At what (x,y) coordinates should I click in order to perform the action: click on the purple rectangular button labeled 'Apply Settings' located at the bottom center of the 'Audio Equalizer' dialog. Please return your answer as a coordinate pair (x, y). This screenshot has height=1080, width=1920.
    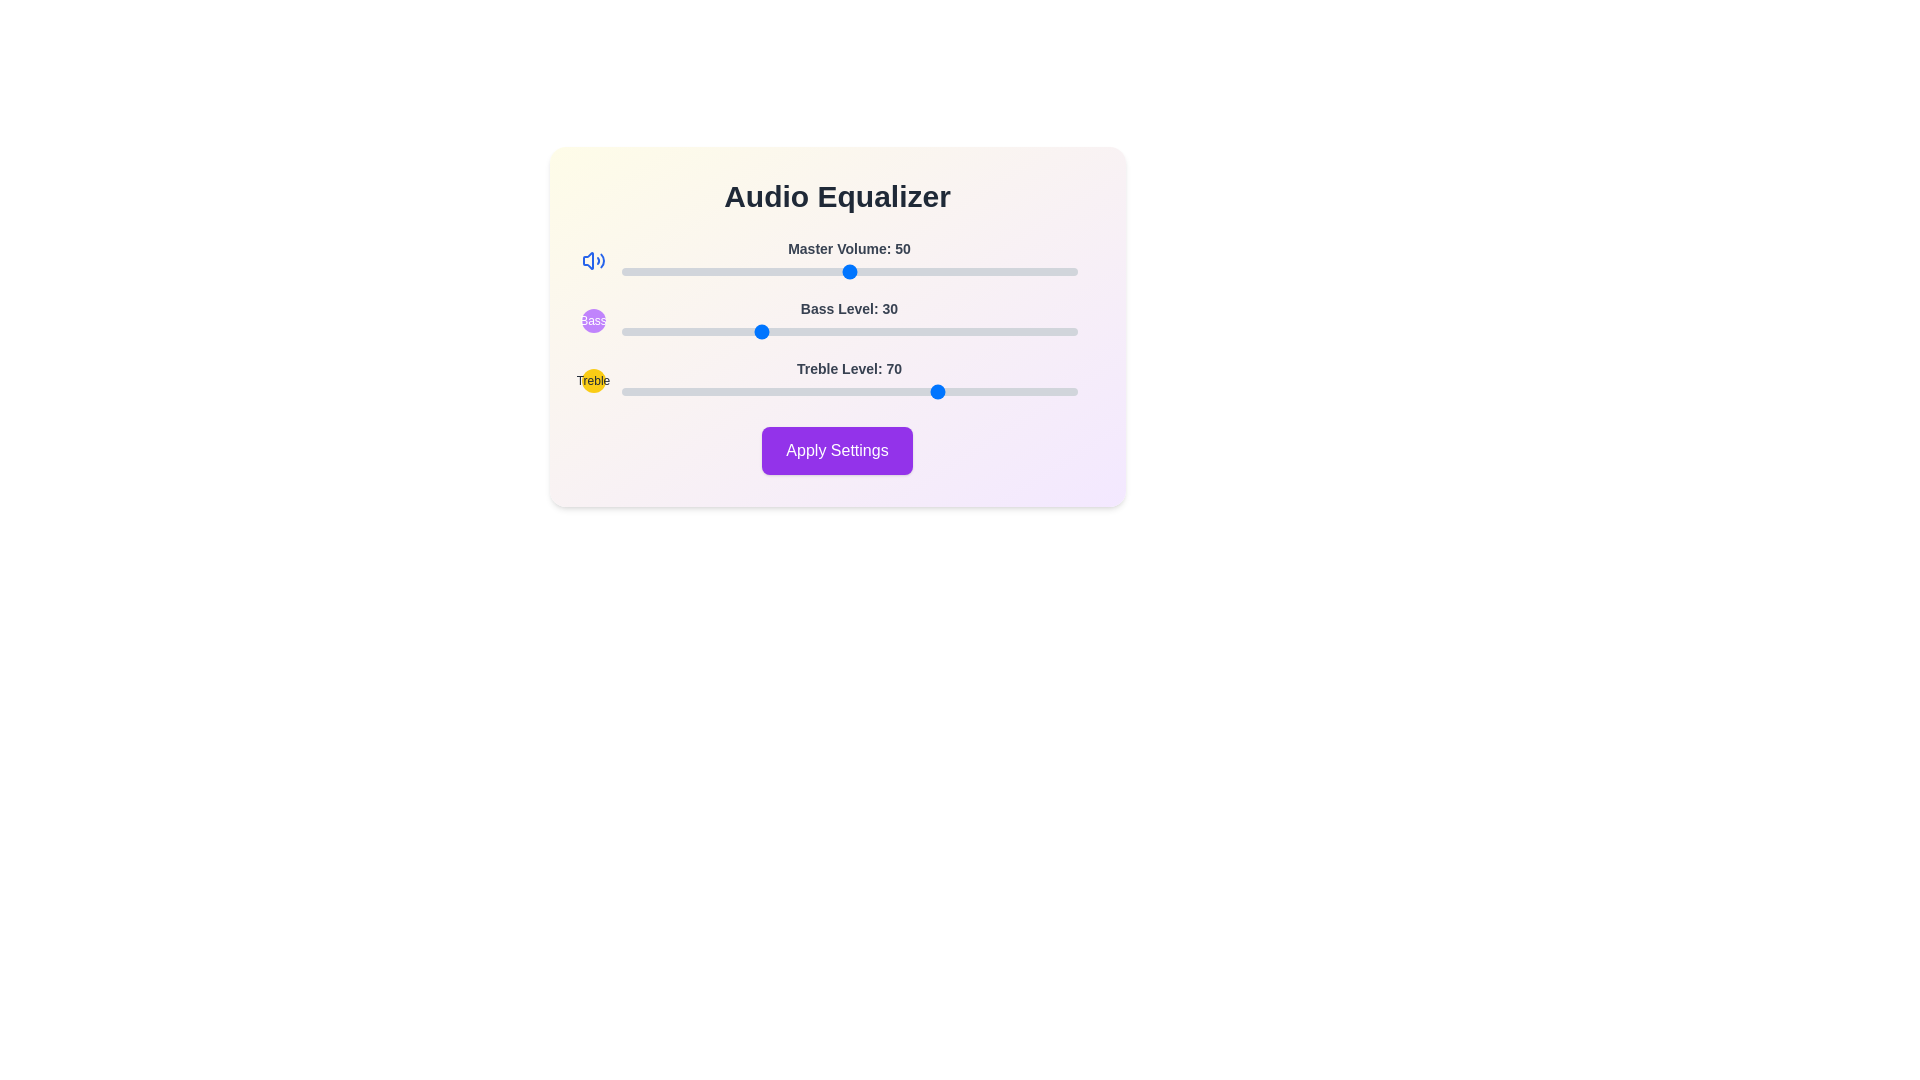
    Looking at the image, I should click on (837, 451).